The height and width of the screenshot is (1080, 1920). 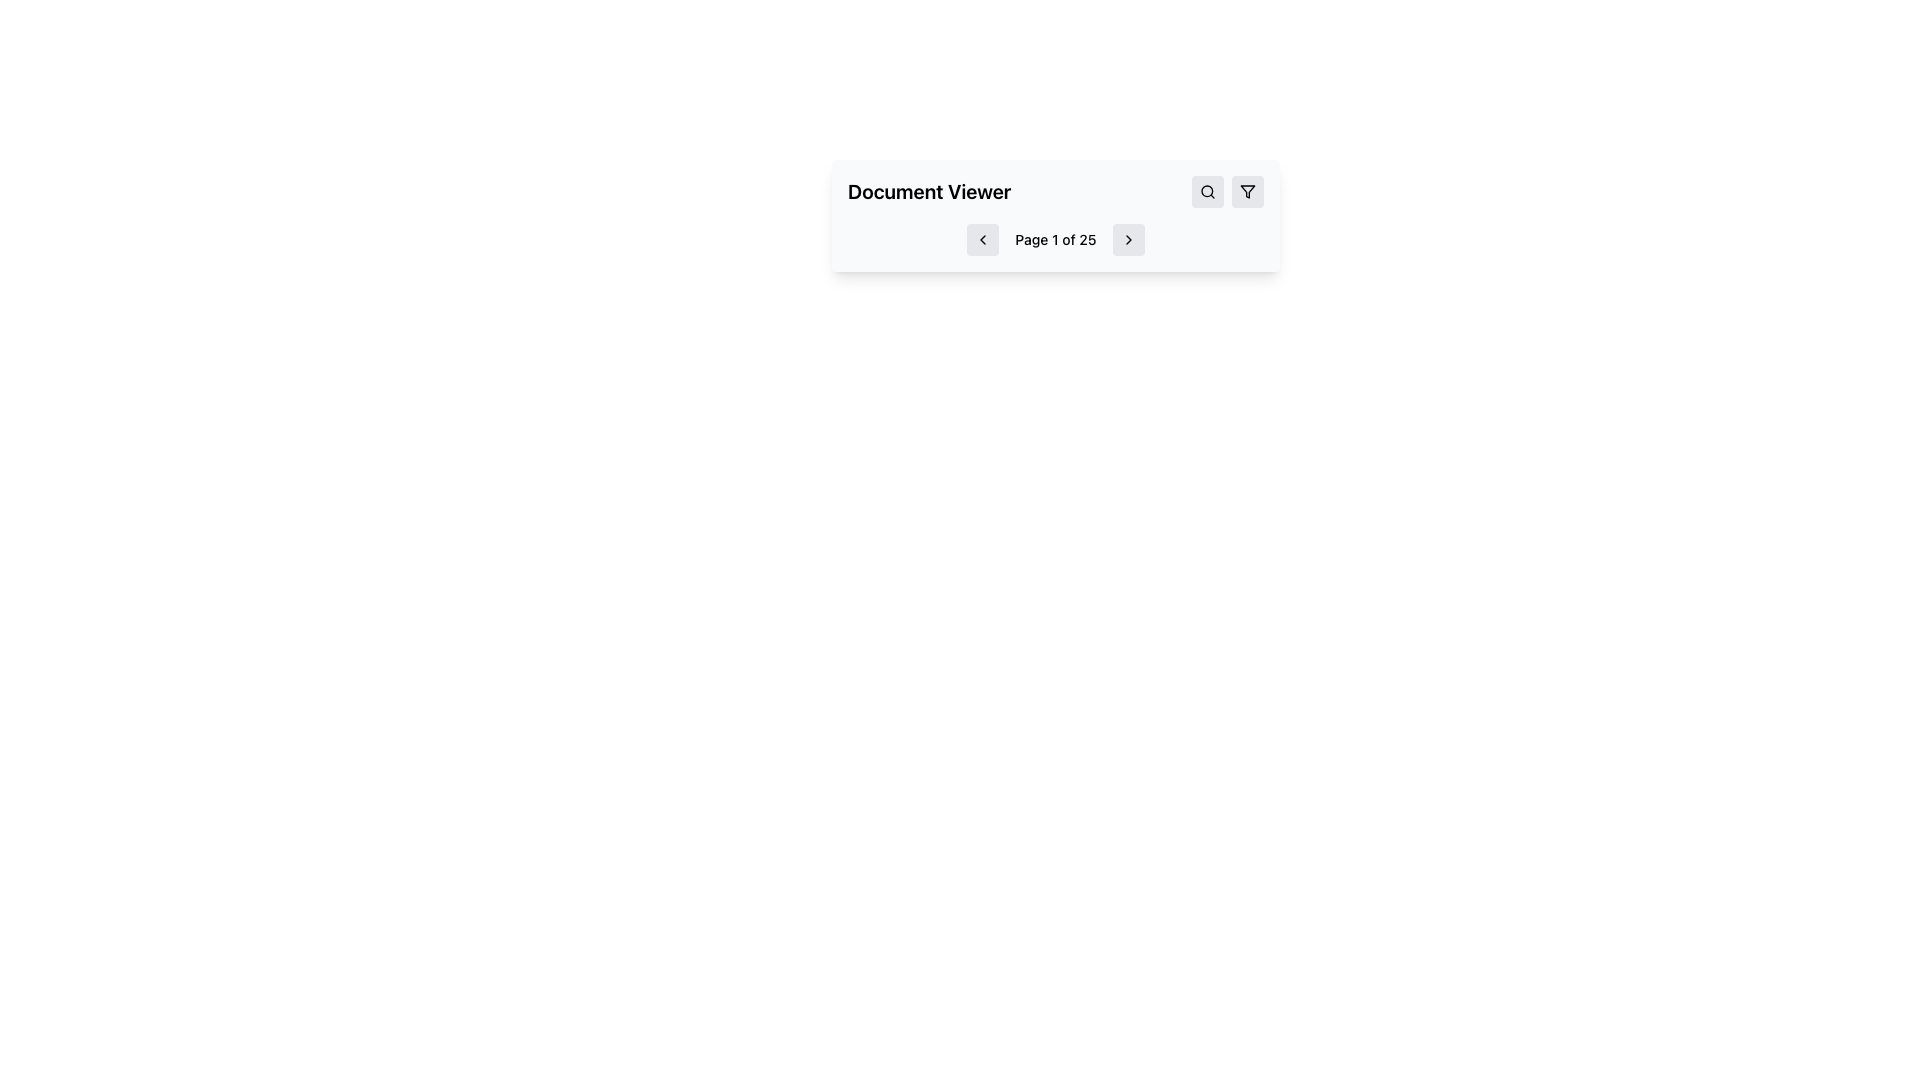 What do you see at coordinates (1207, 192) in the screenshot?
I see `the search icon button located in the top-right quadrant of the 'Document Viewer' control panel` at bounding box center [1207, 192].